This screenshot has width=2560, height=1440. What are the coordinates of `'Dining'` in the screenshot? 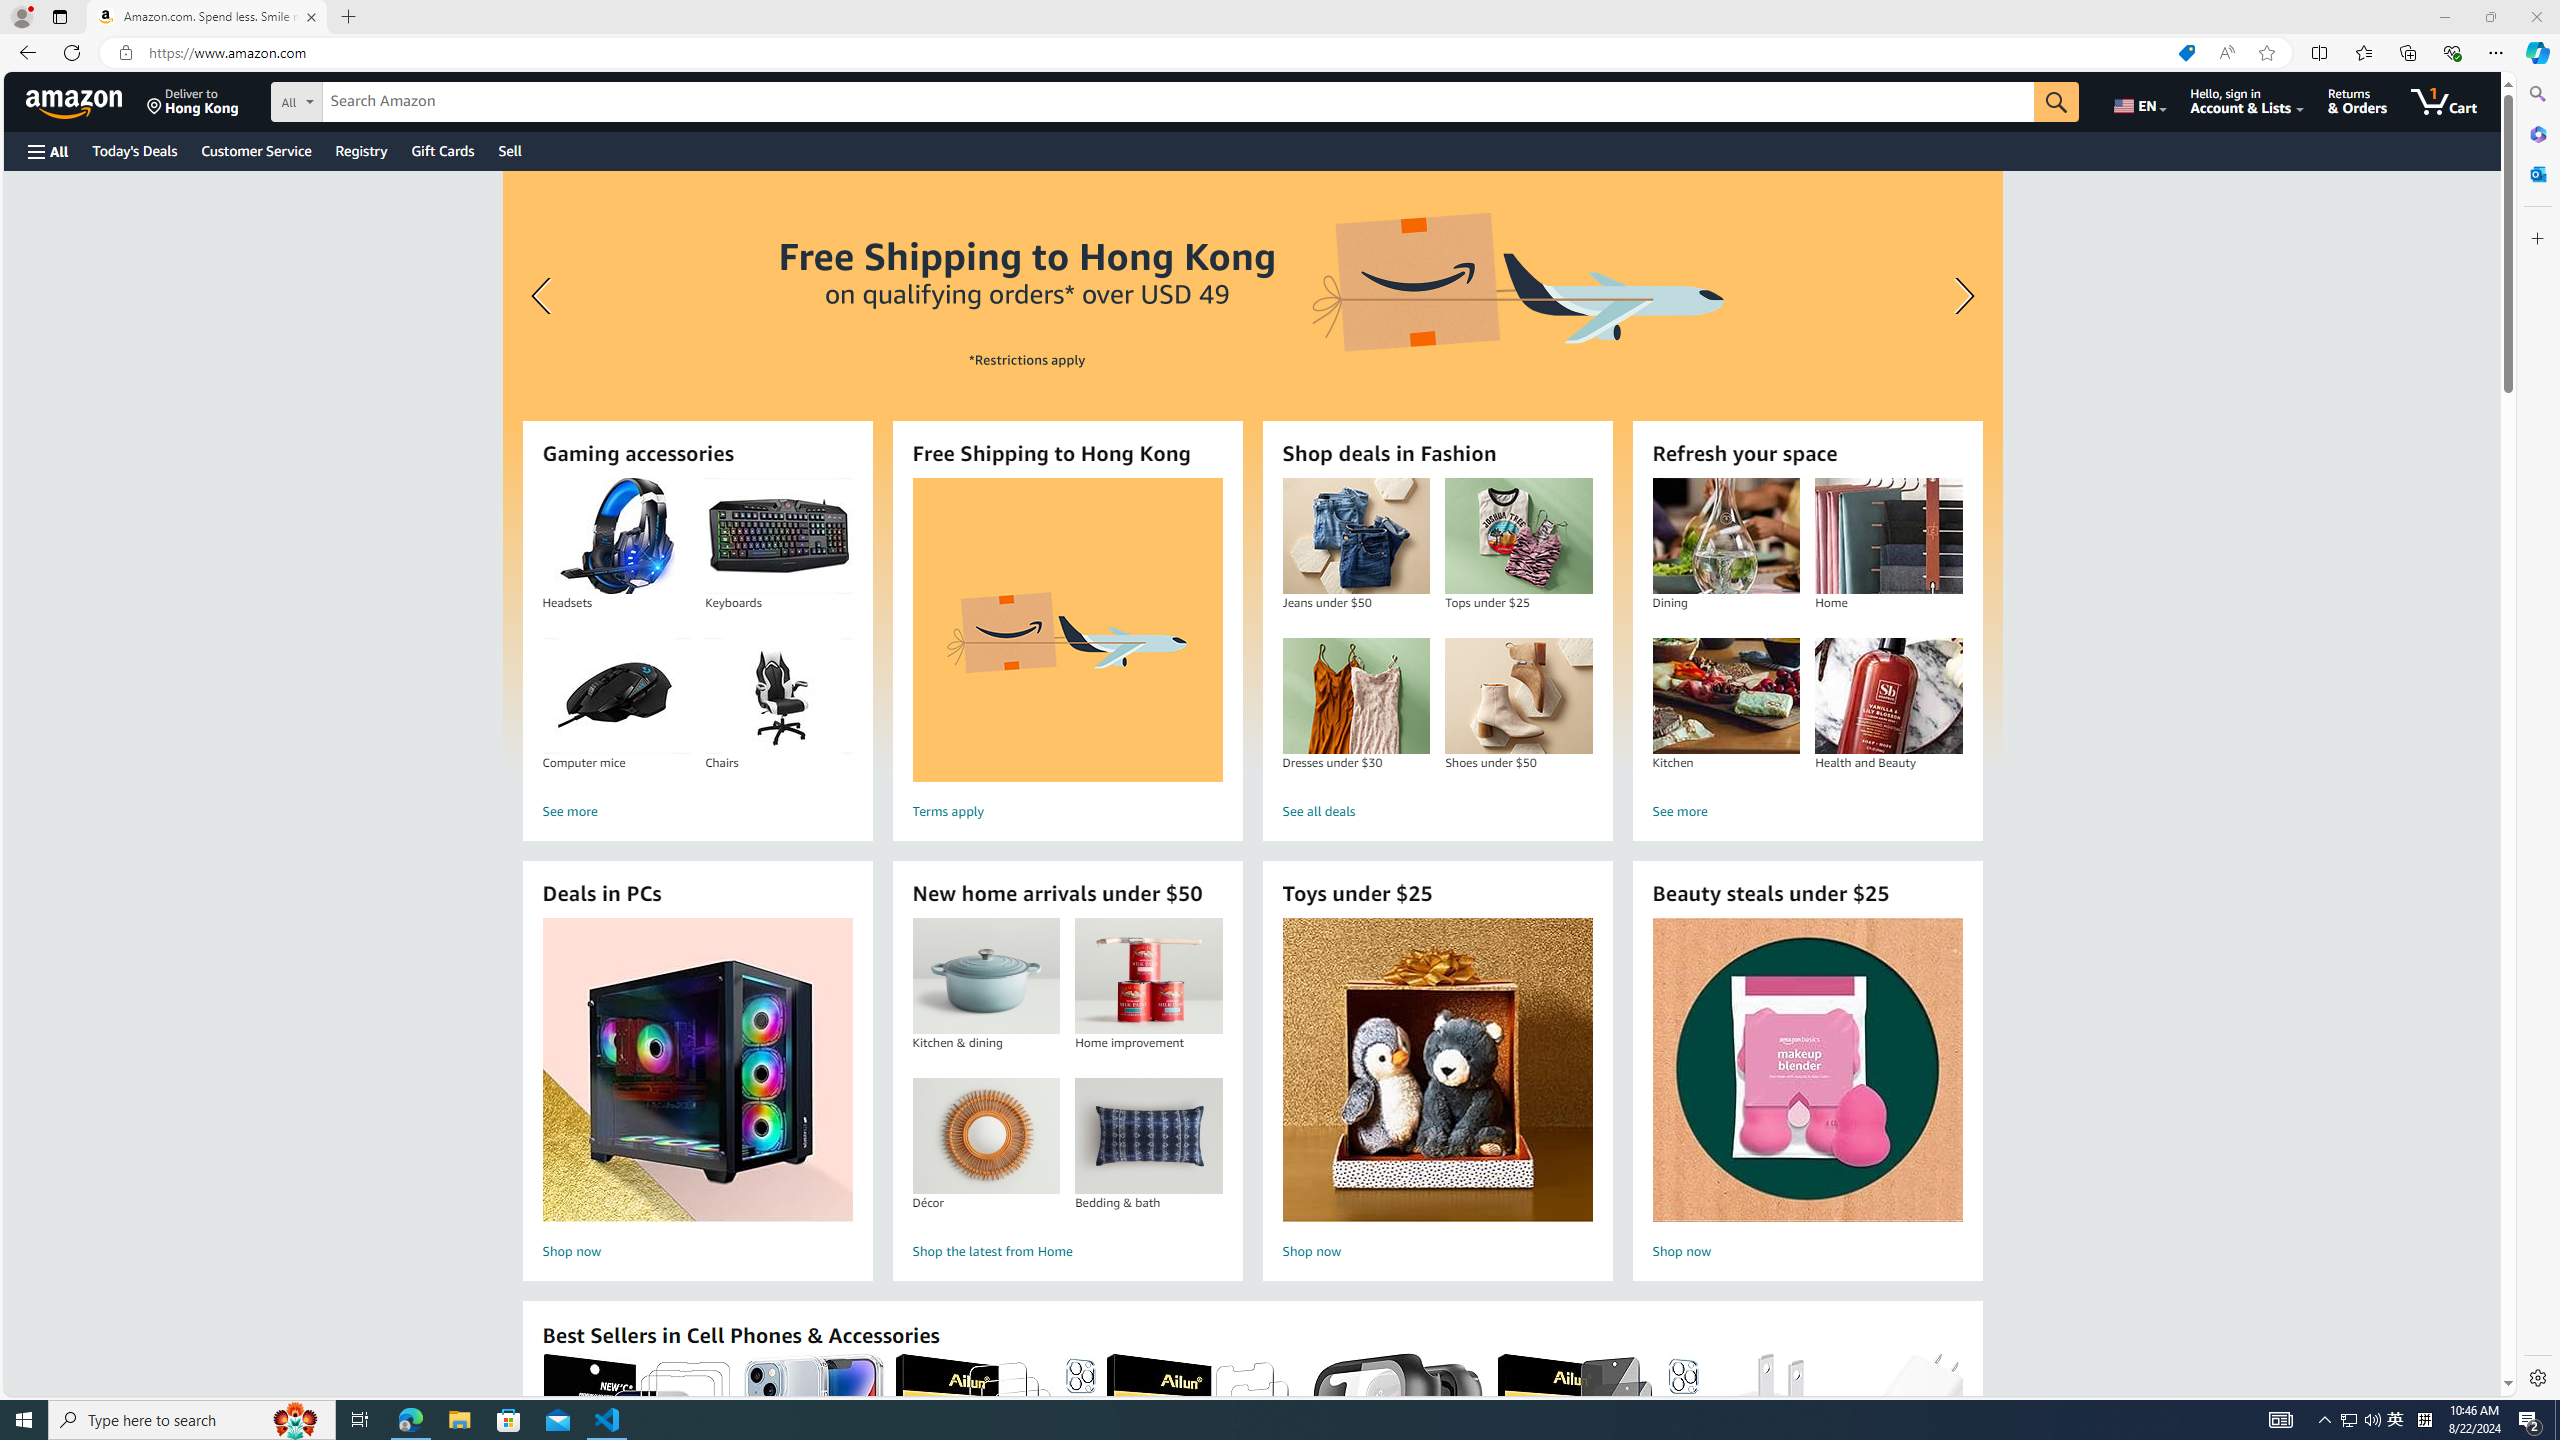 It's located at (1724, 536).